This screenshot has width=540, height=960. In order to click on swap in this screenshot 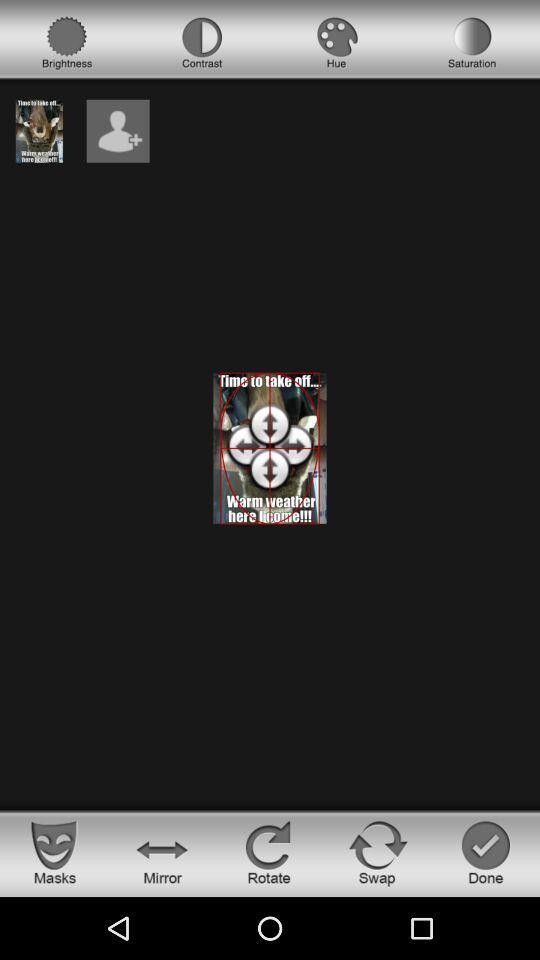, I will do `click(378, 851)`.